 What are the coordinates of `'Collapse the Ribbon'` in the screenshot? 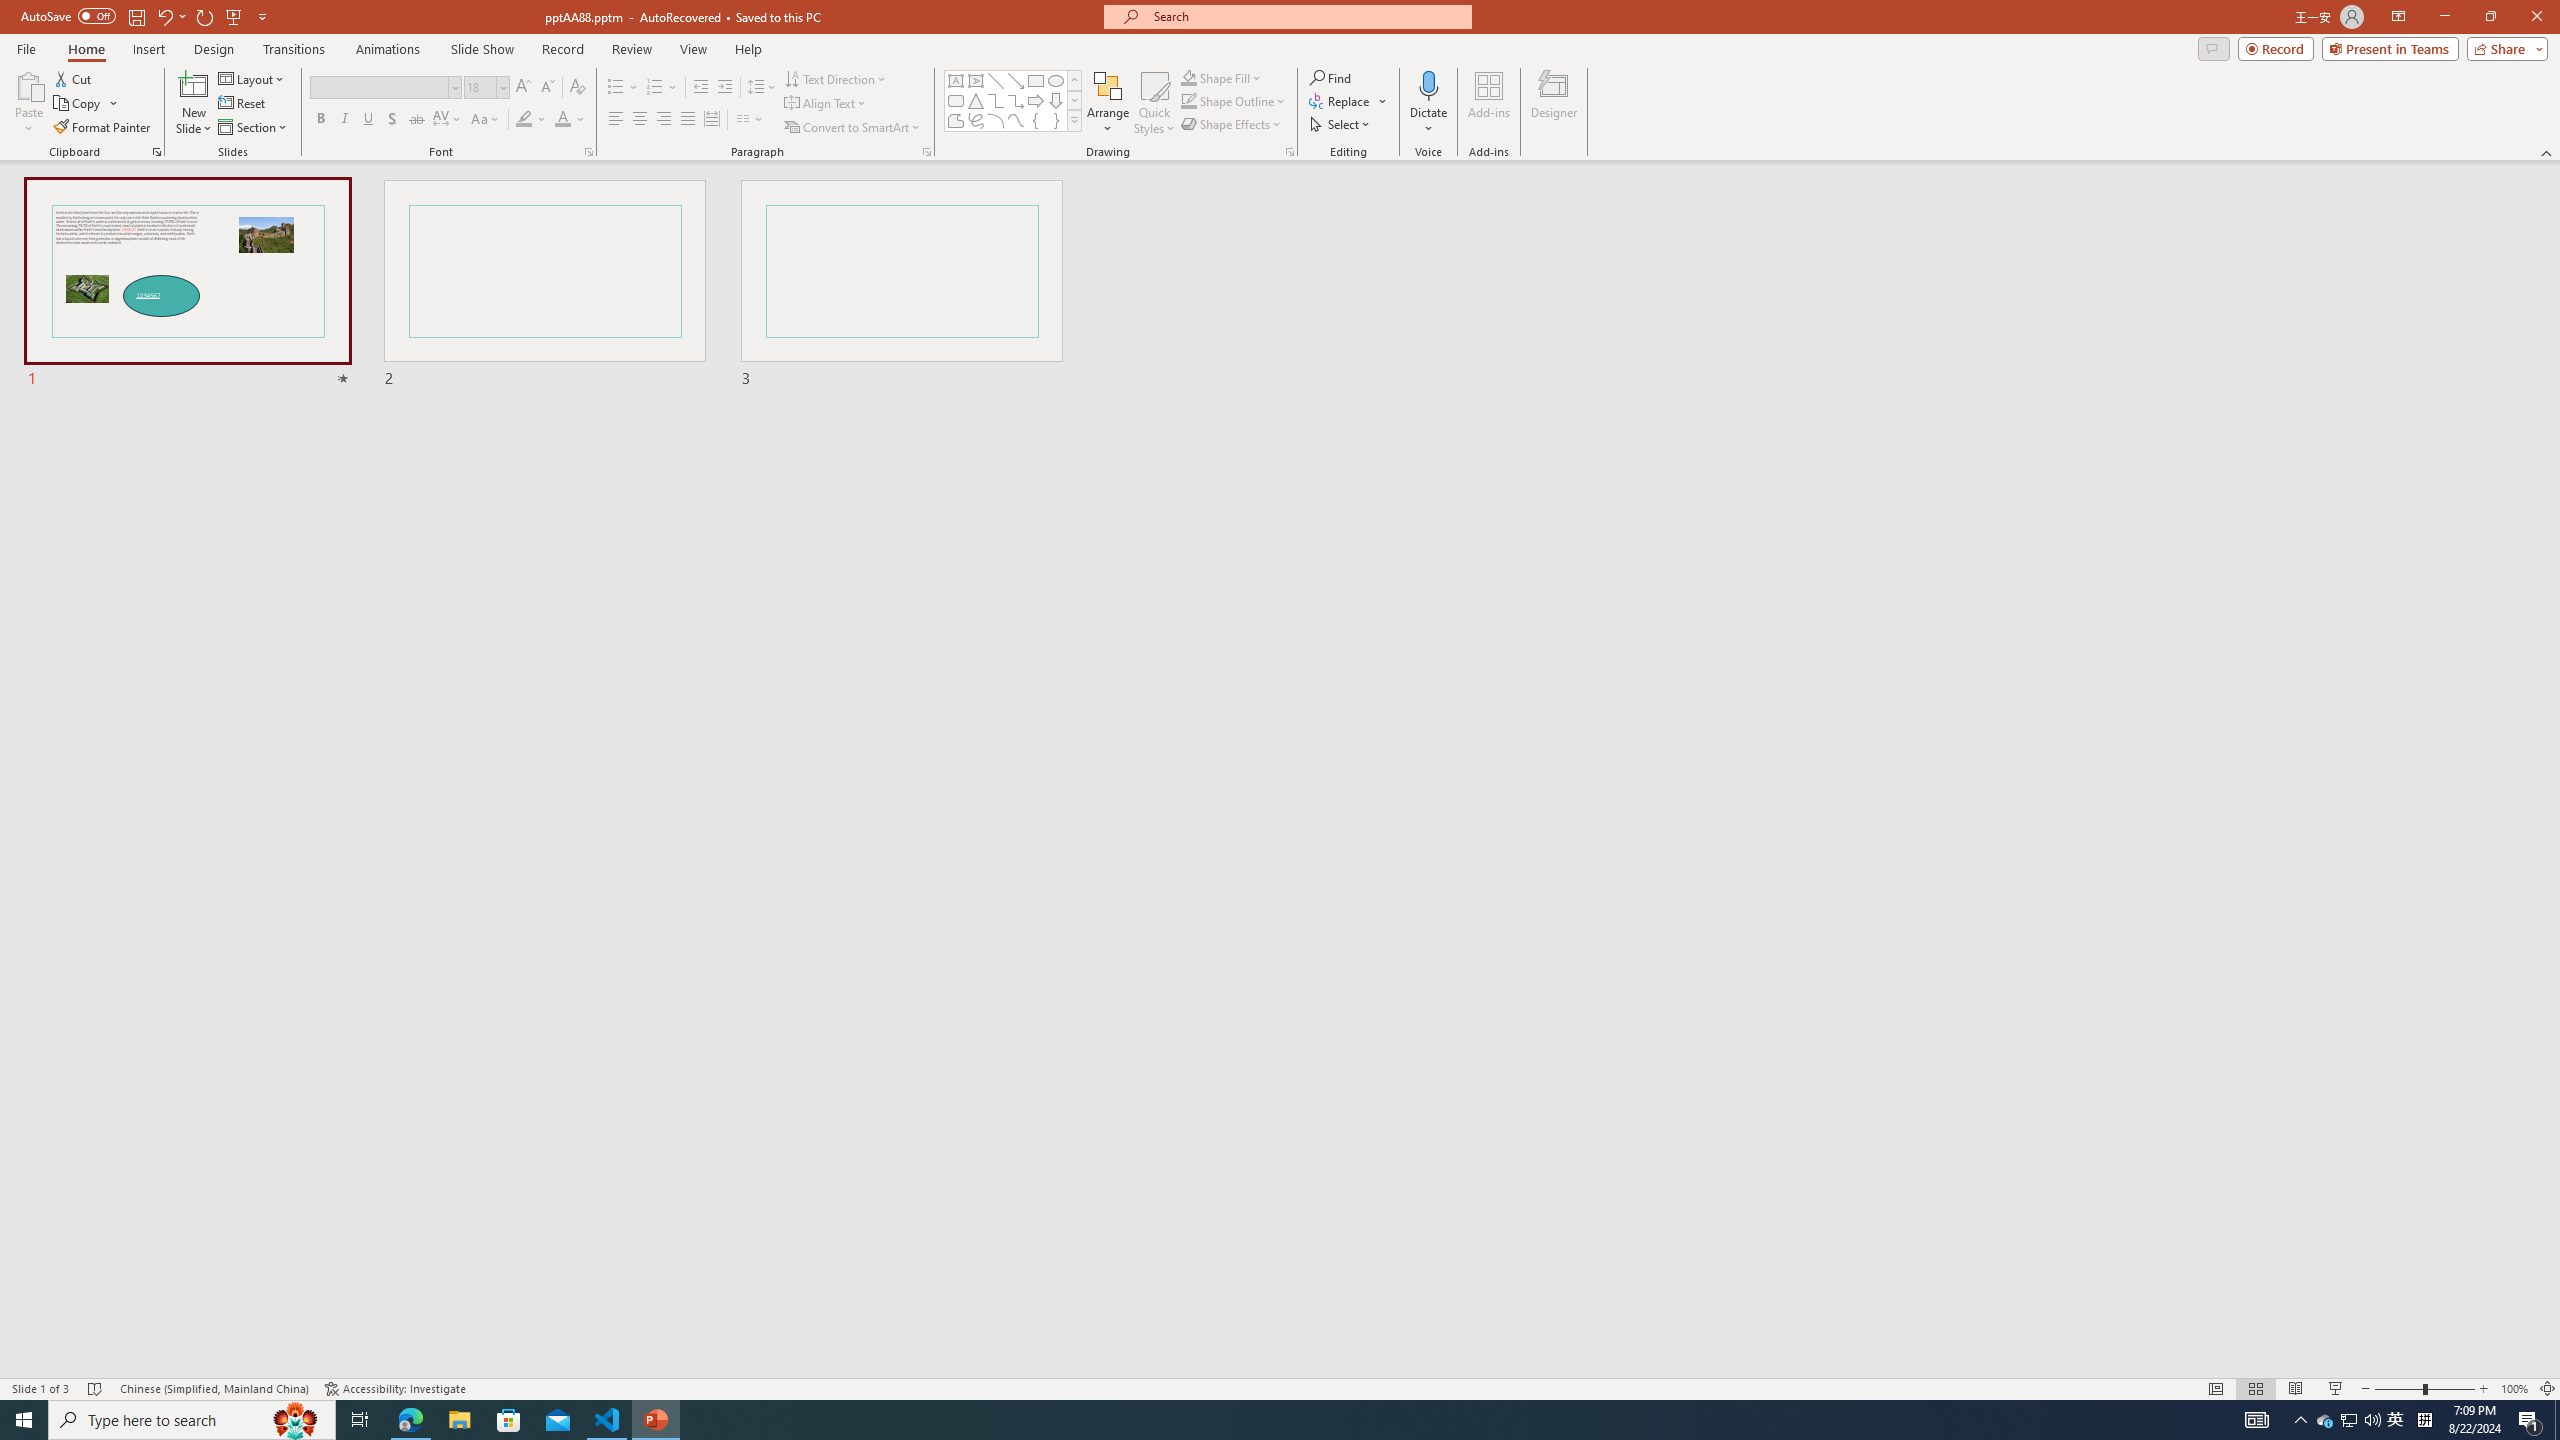 It's located at (2547, 153).